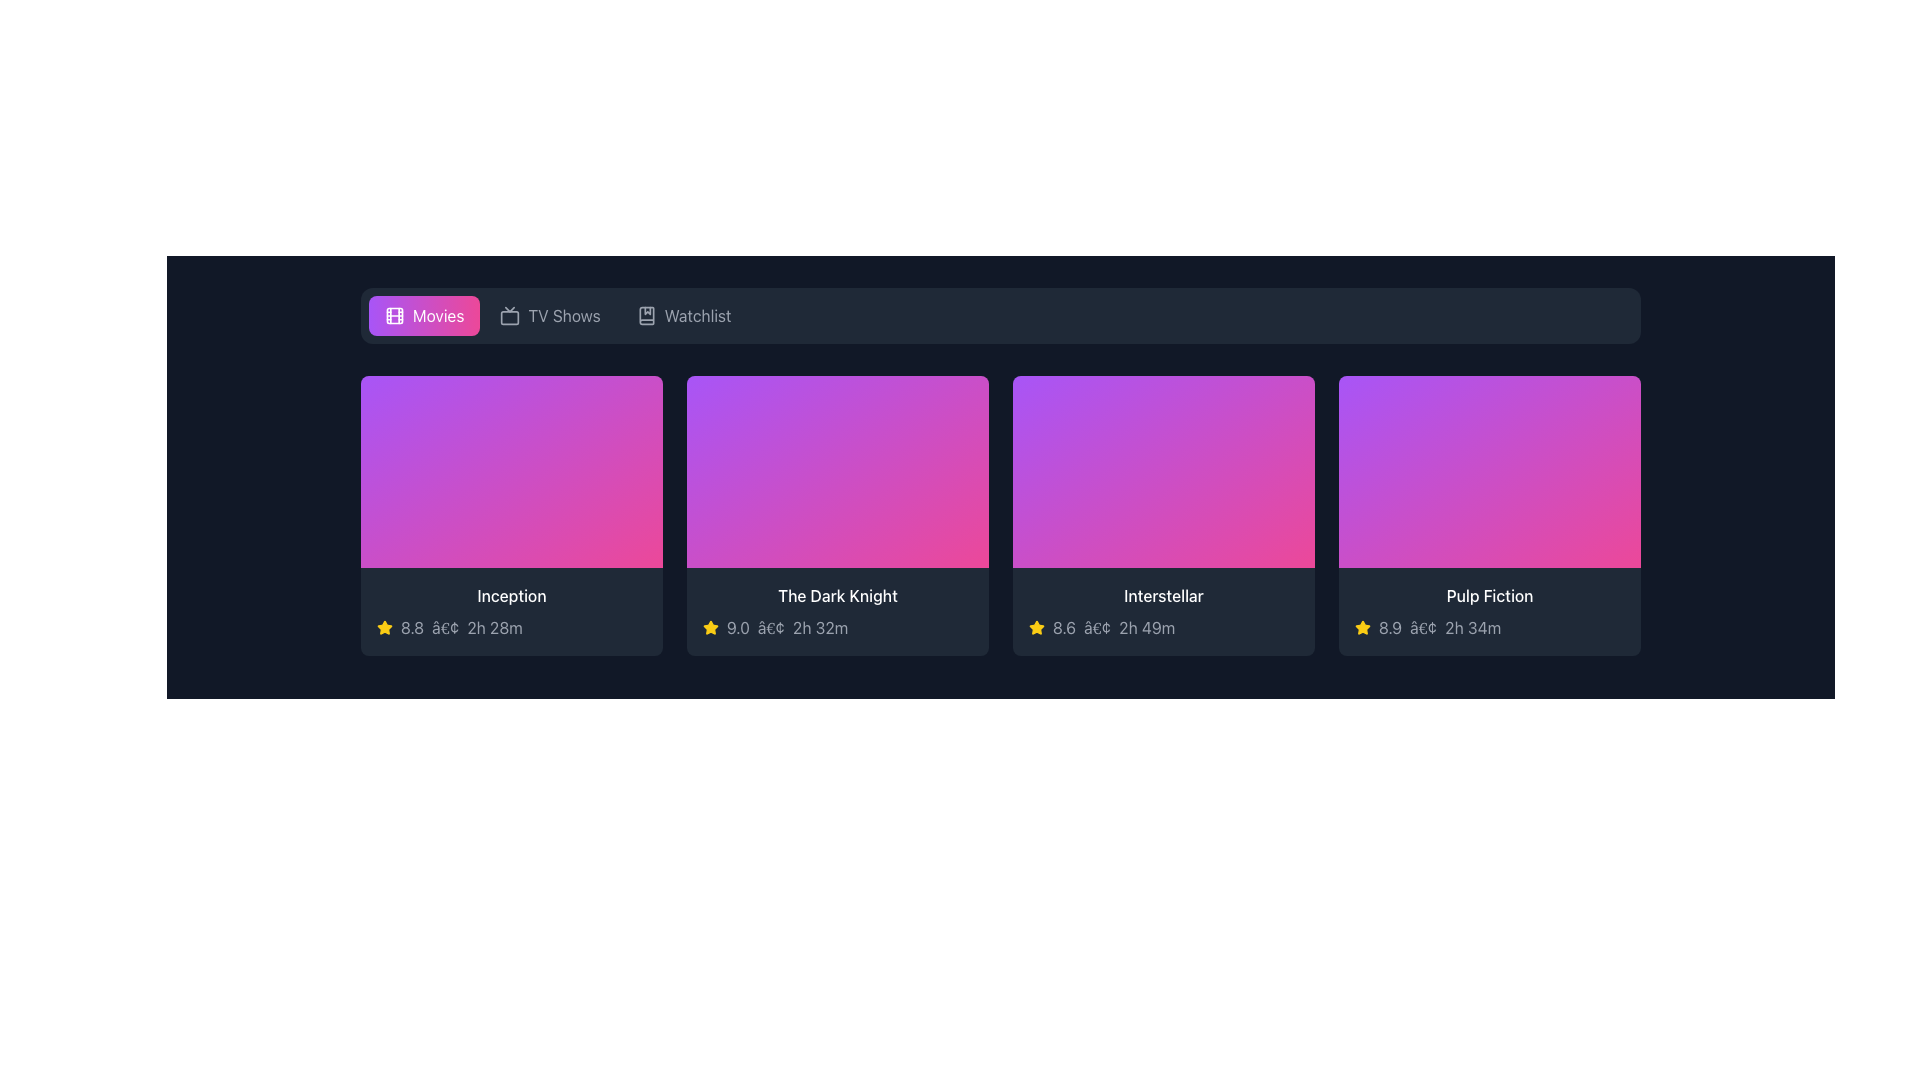 This screenshot has width=1920, height=1080. Describe the element at coordinates (646, 315) in the screenshot. I see `the 'Watchlist' icon located in the top navigation bar, preceding the 'Watchlist' label` at that location.